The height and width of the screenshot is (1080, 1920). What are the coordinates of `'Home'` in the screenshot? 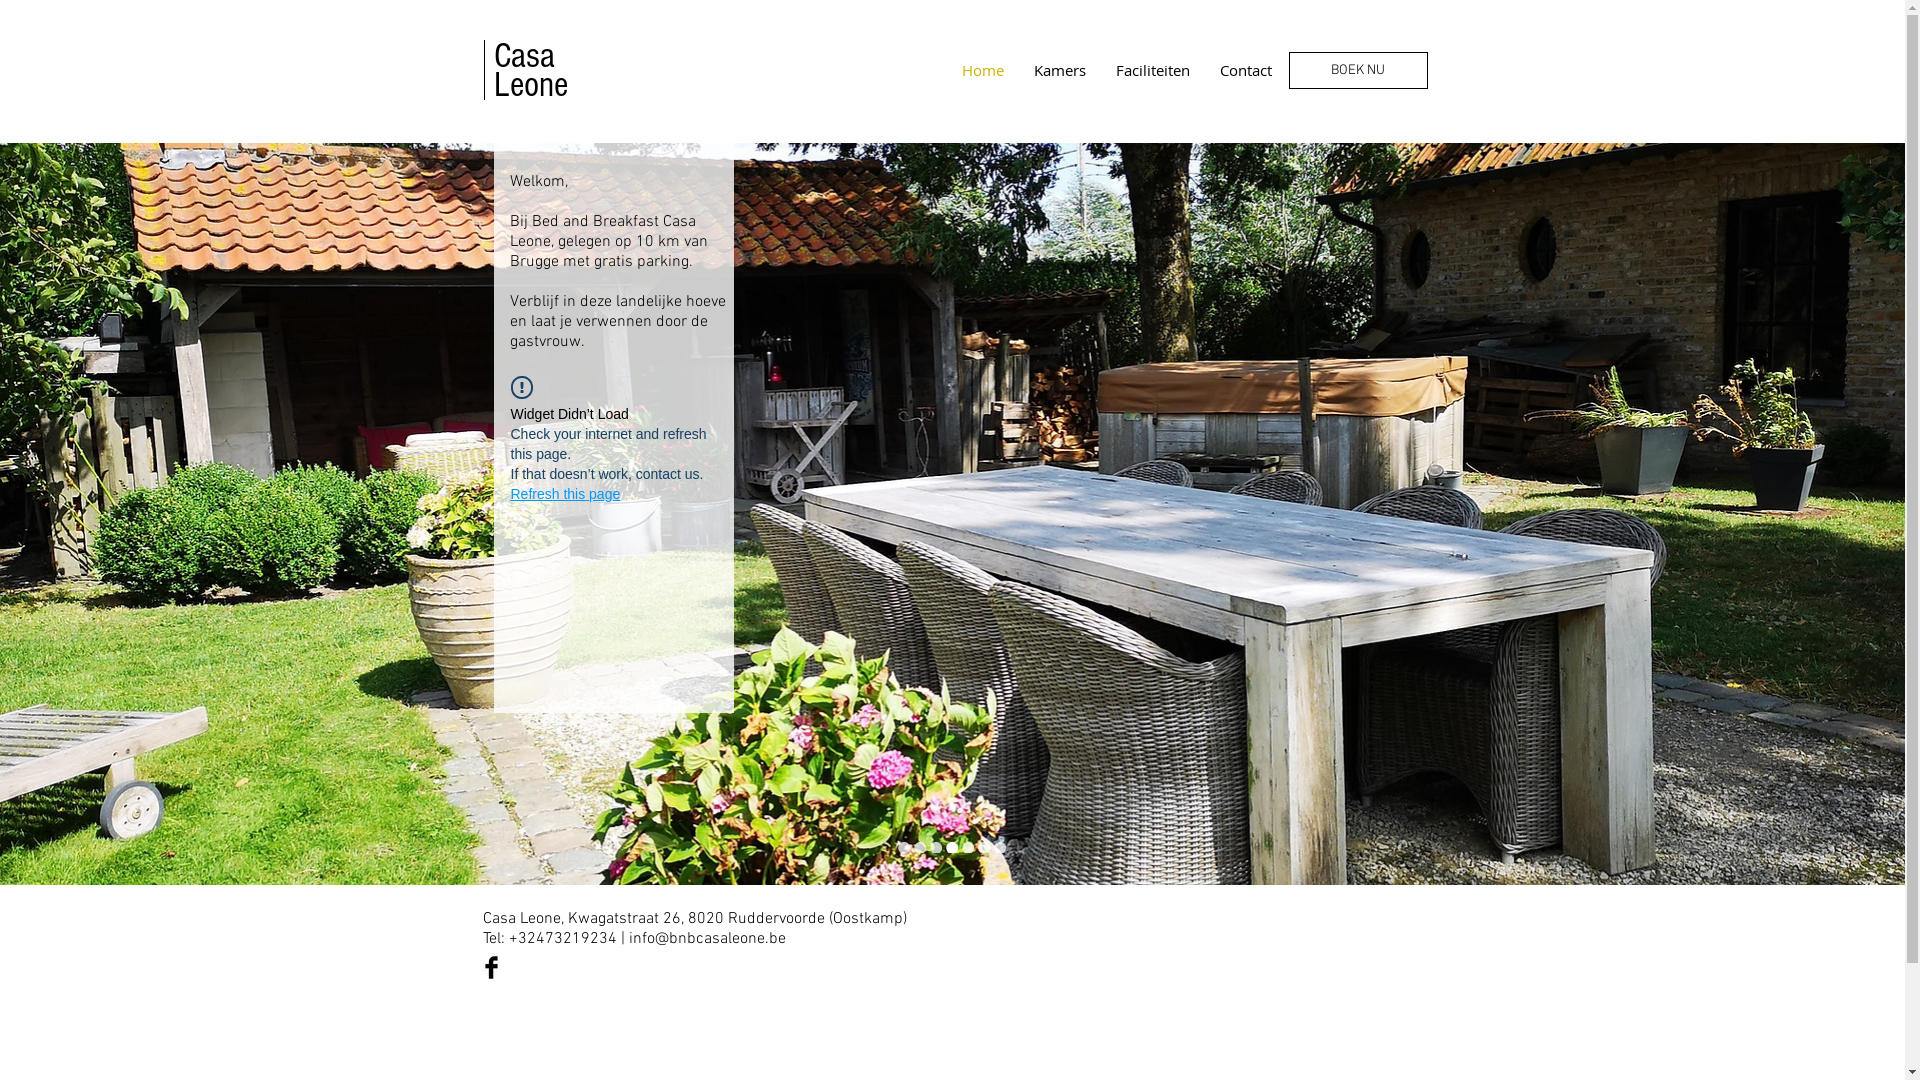 It's located at (982, 68).